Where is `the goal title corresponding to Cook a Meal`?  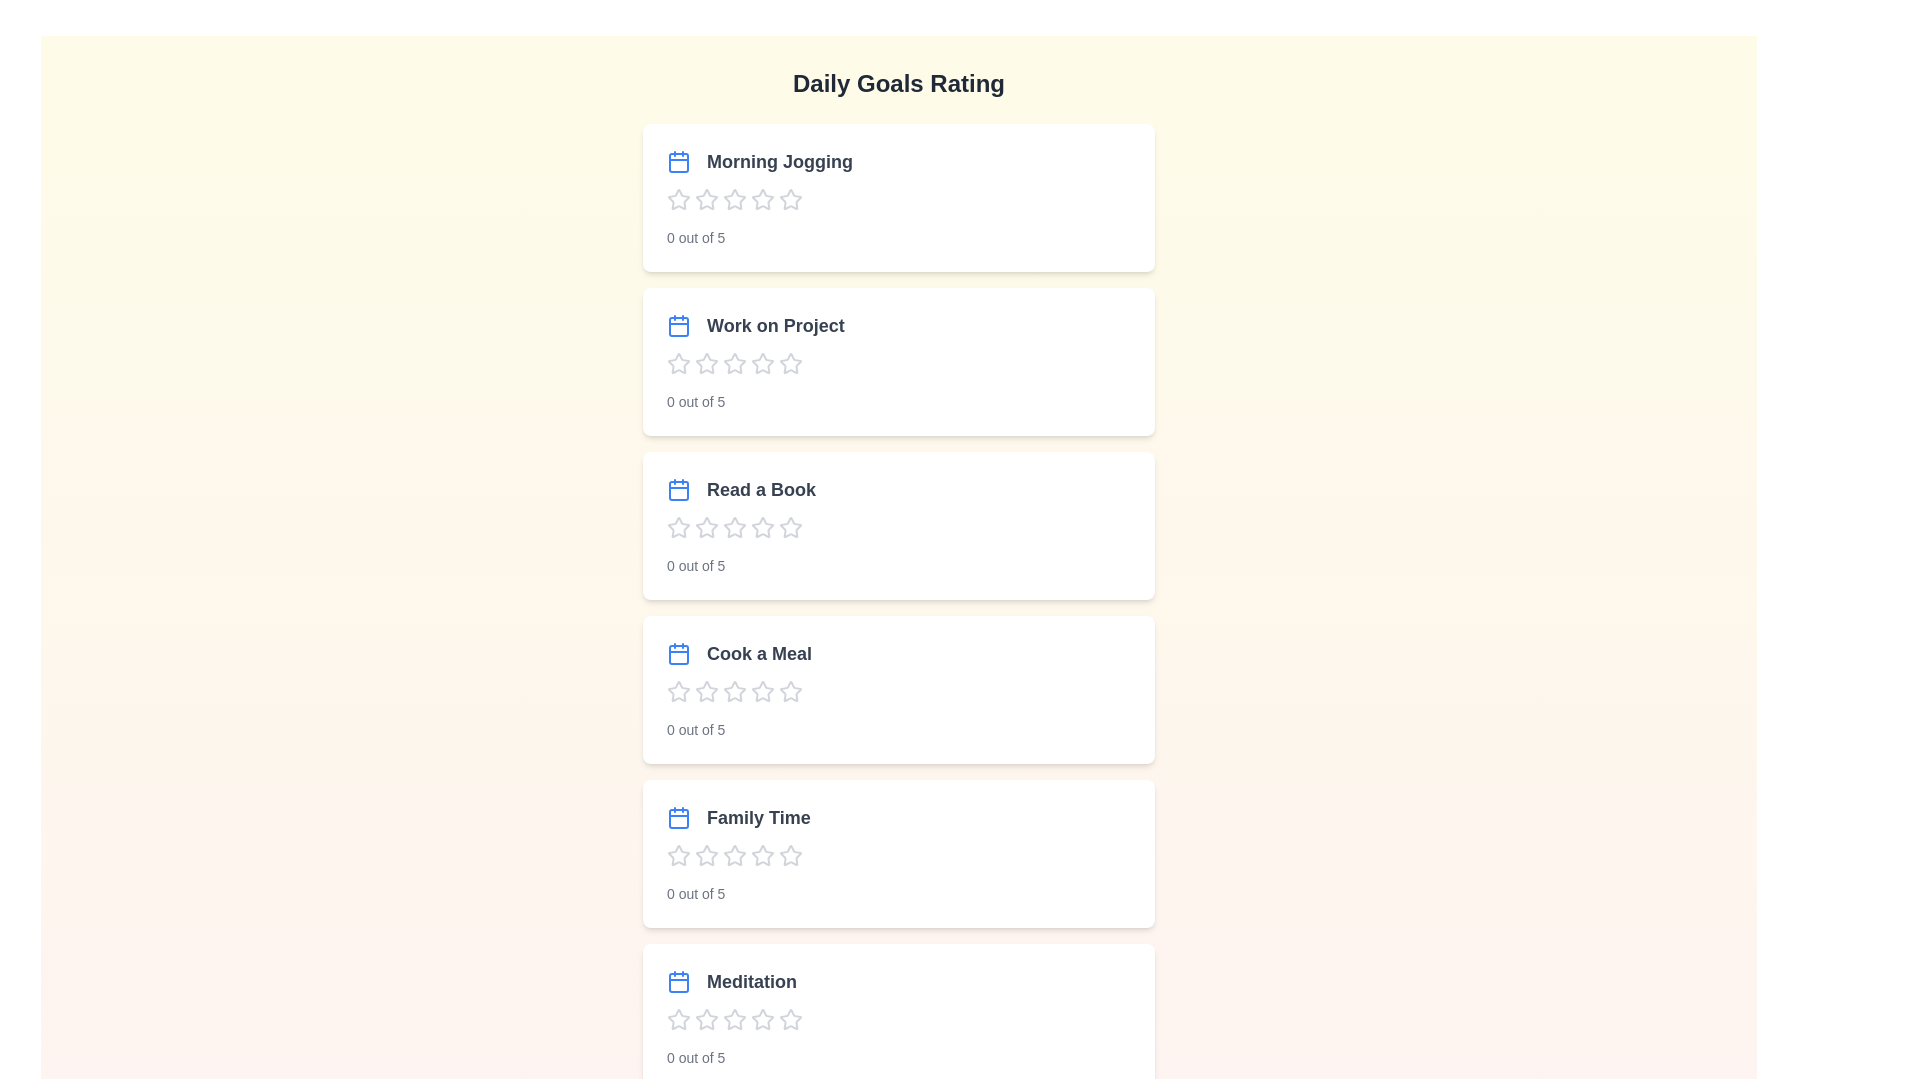 the goal title corresponding to Cook a Meal is located at coordinates (738, 654).